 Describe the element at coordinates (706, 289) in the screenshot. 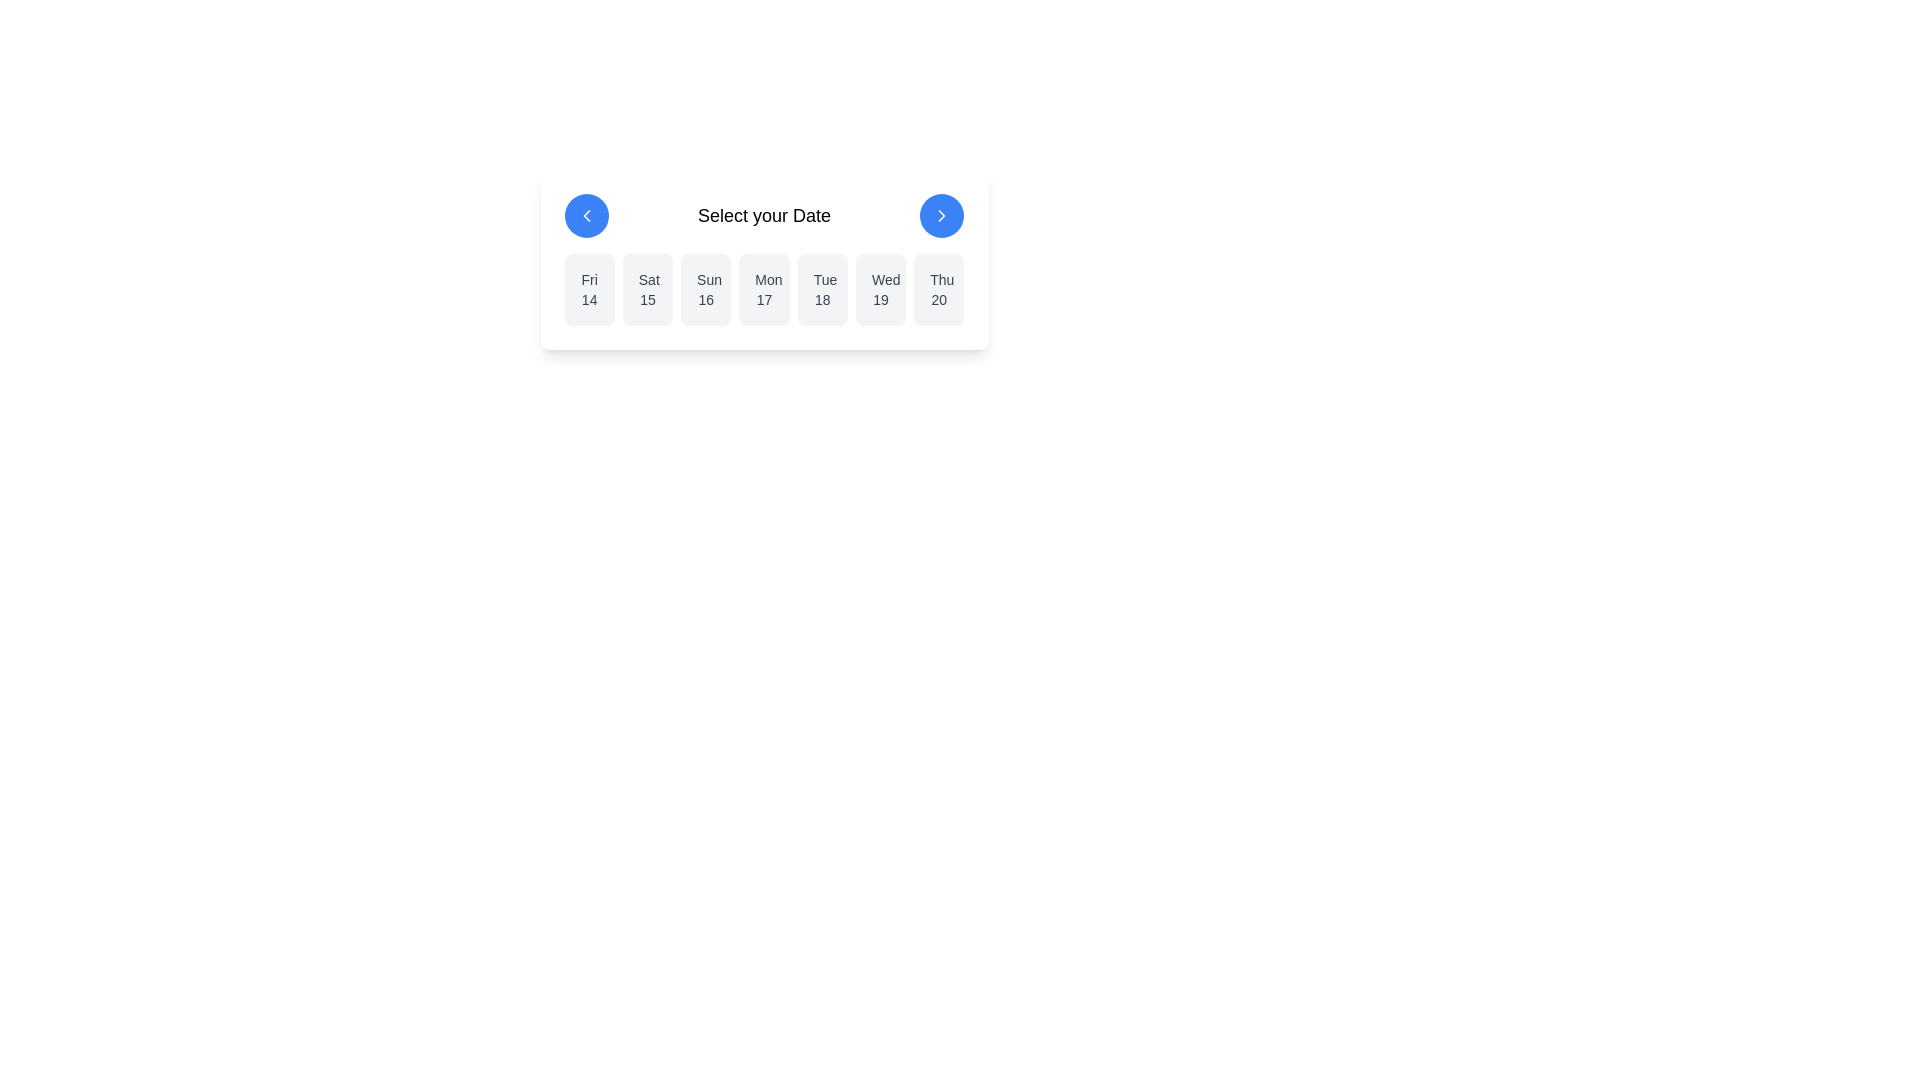

I see `the interactive button for selecting the date associated with 'Sun 16'` at that location.